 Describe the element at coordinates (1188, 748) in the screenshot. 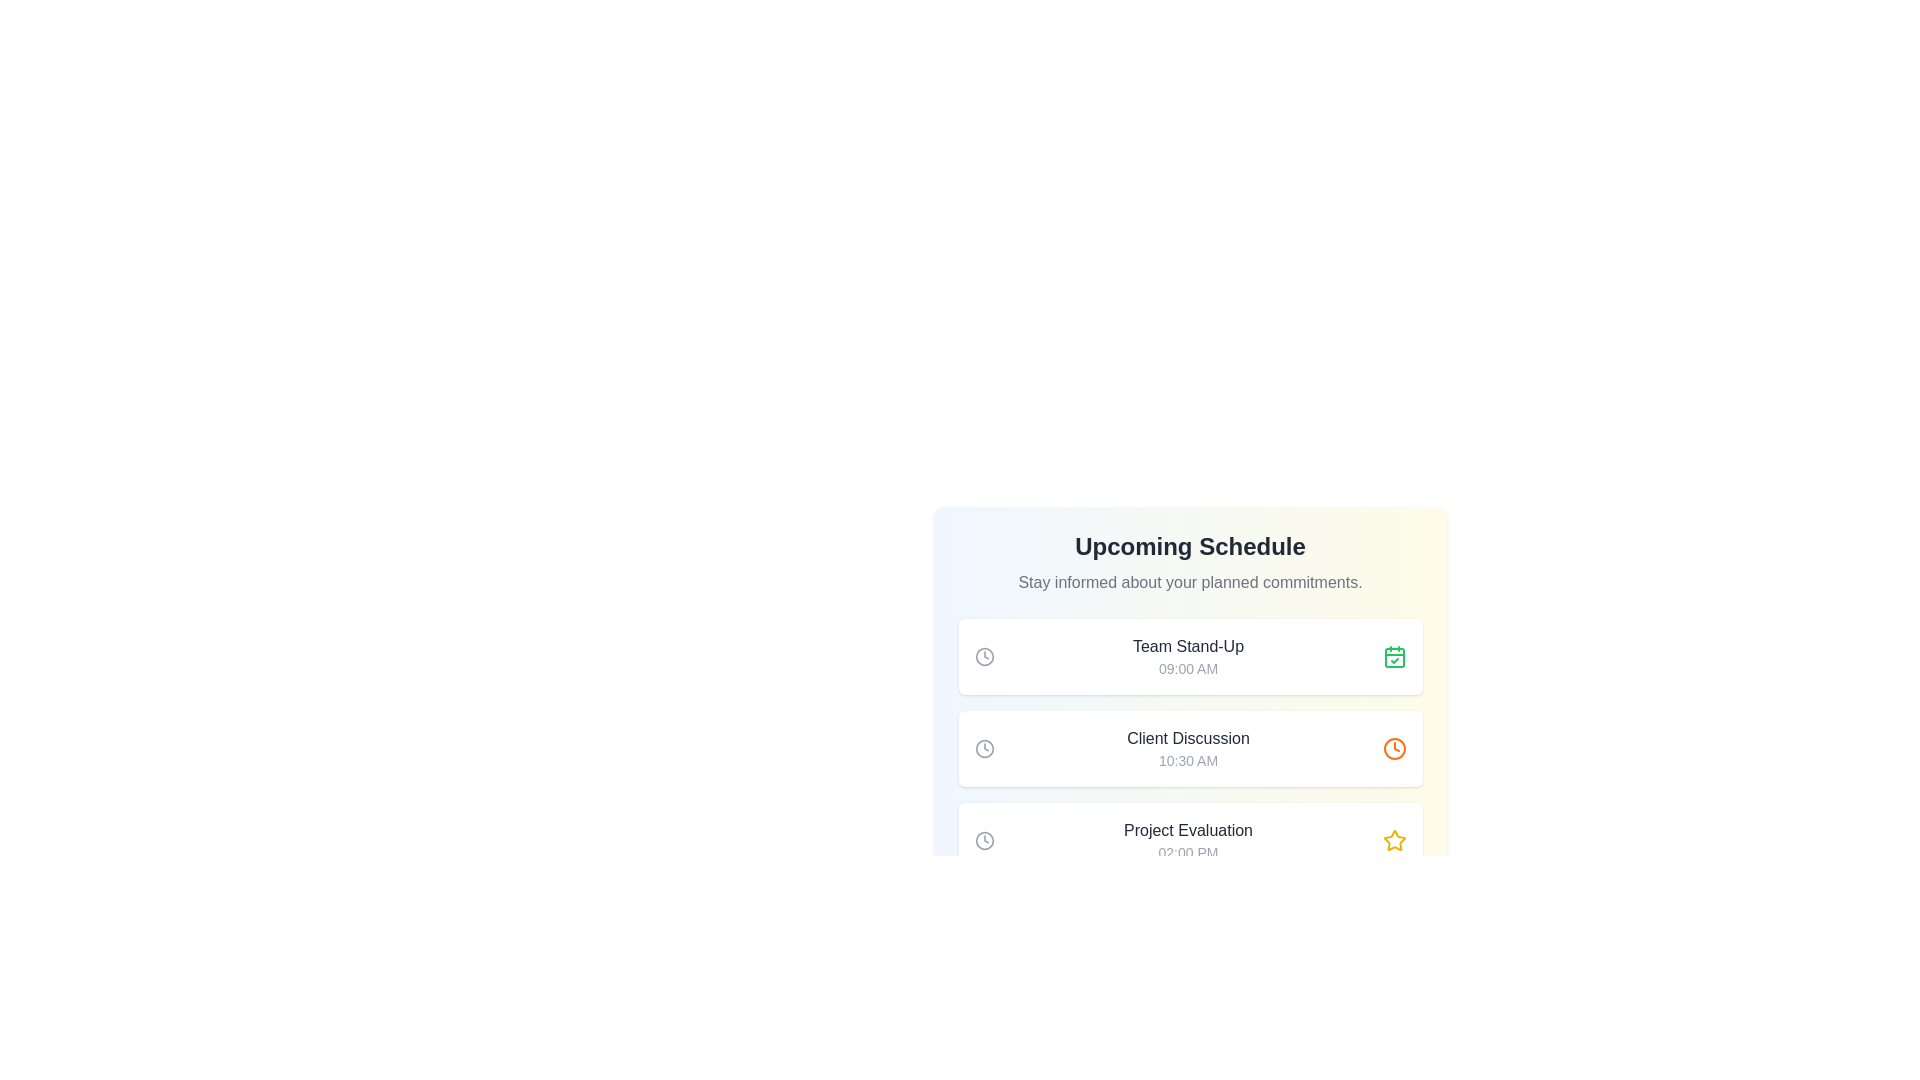

I see `the second card in the 'Upcoming Schedule' section that displays the event or task title and scheduled time, located centrally in the interface` at that location.